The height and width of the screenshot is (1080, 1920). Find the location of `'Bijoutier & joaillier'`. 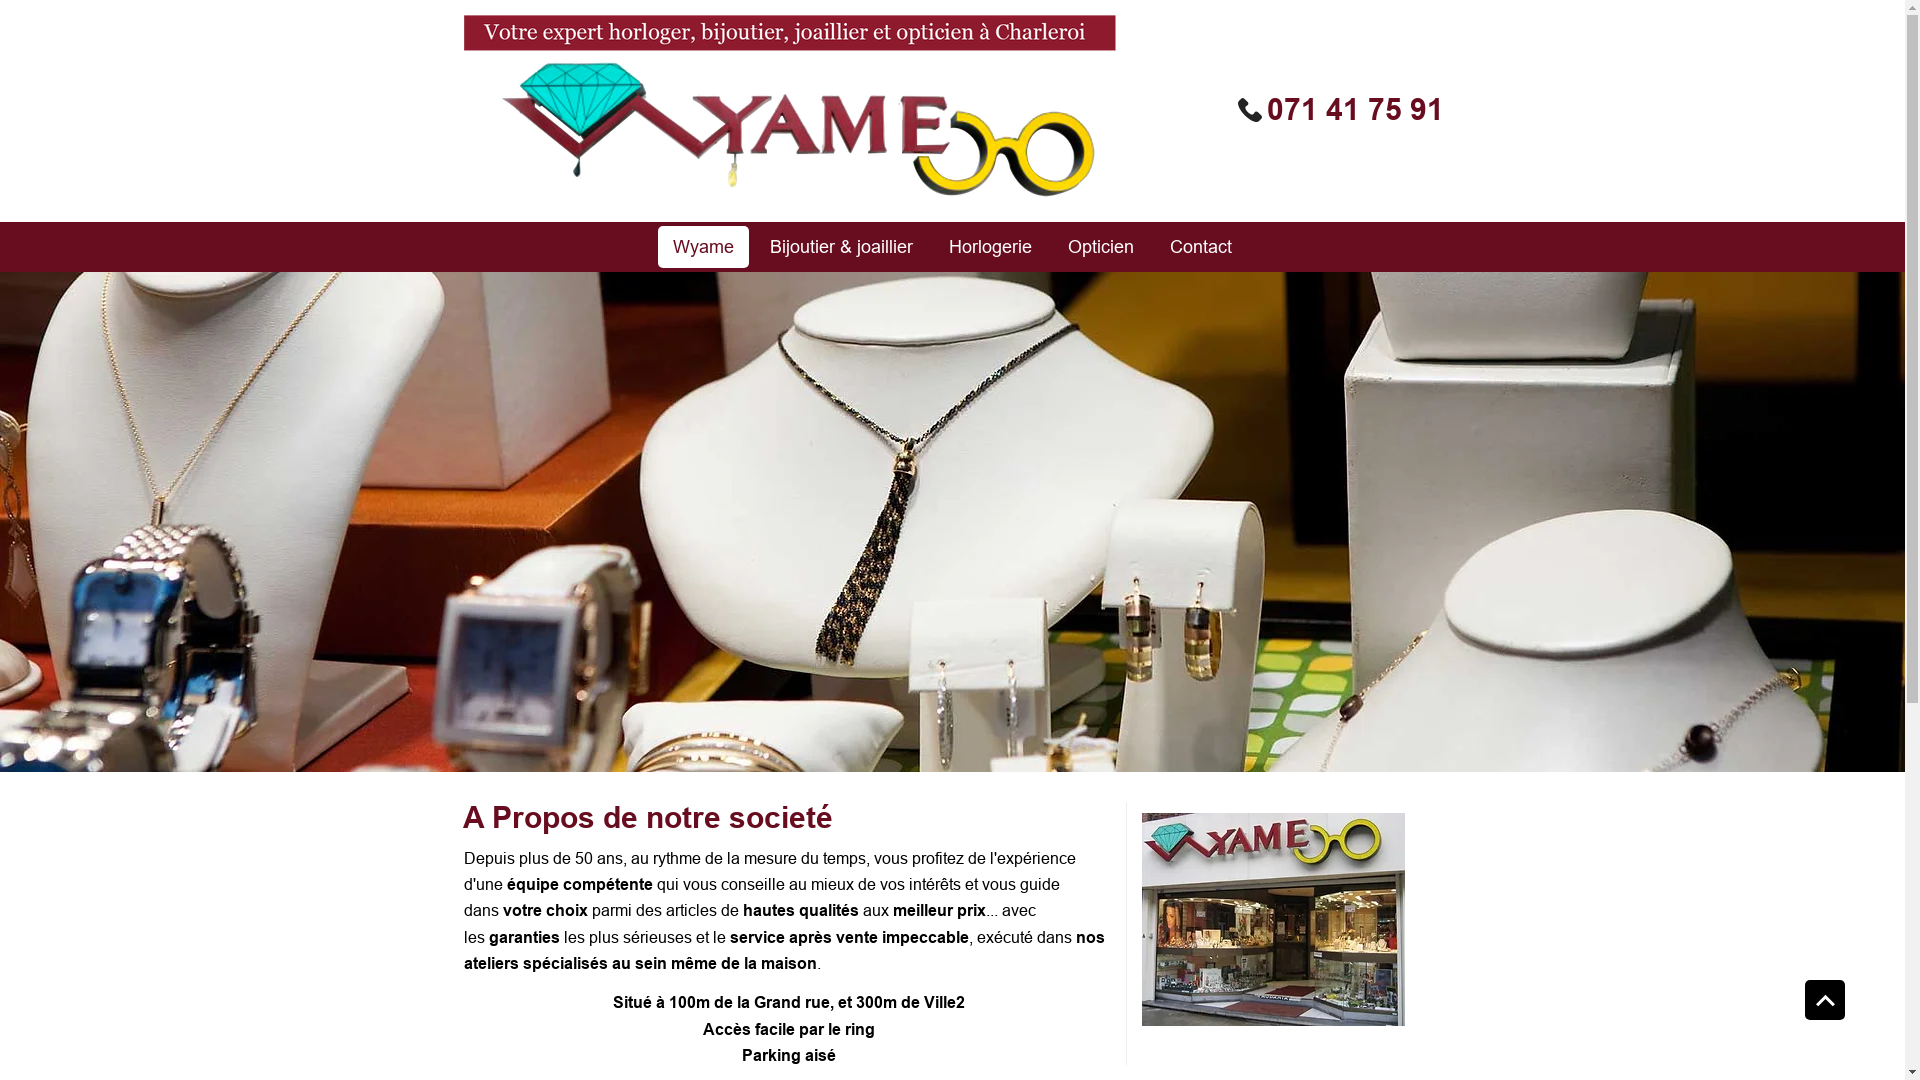

'Bijoutier & joaillier' is located at coordinates (841, 245).